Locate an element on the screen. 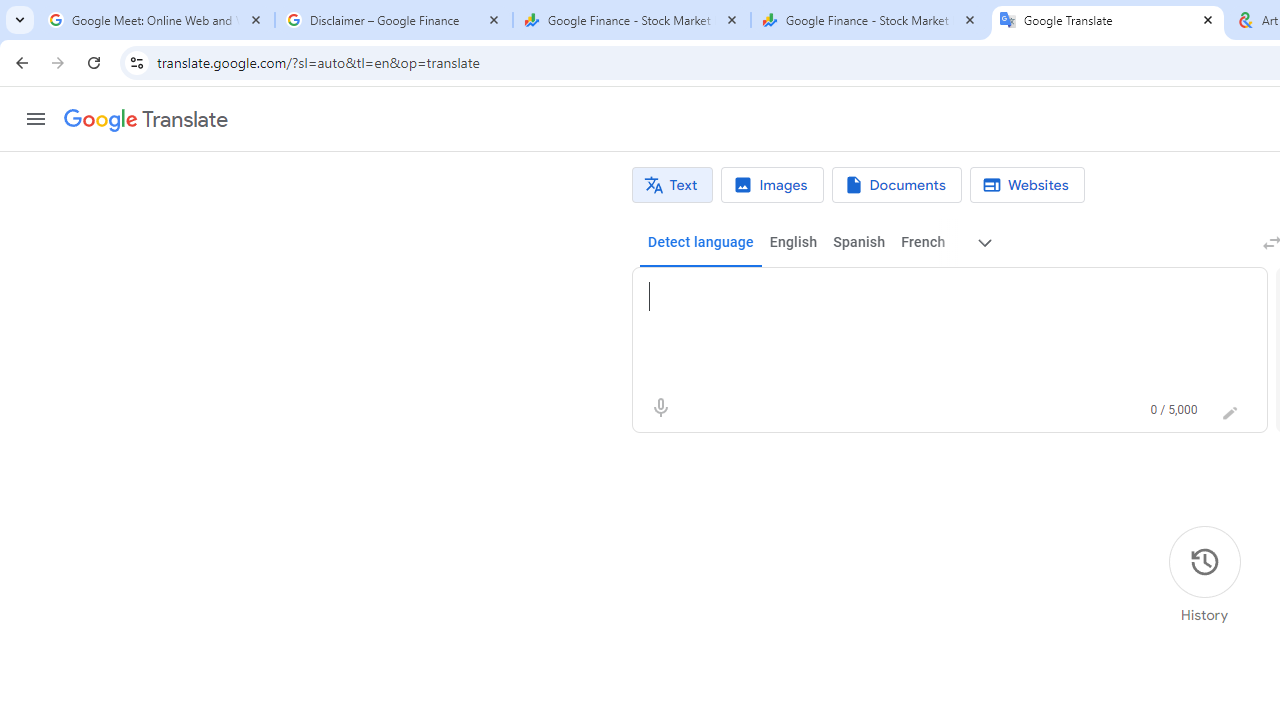 The height and width of the screenshot is (720, 1280). 'More source languages' is located at coordinates (985, 242).